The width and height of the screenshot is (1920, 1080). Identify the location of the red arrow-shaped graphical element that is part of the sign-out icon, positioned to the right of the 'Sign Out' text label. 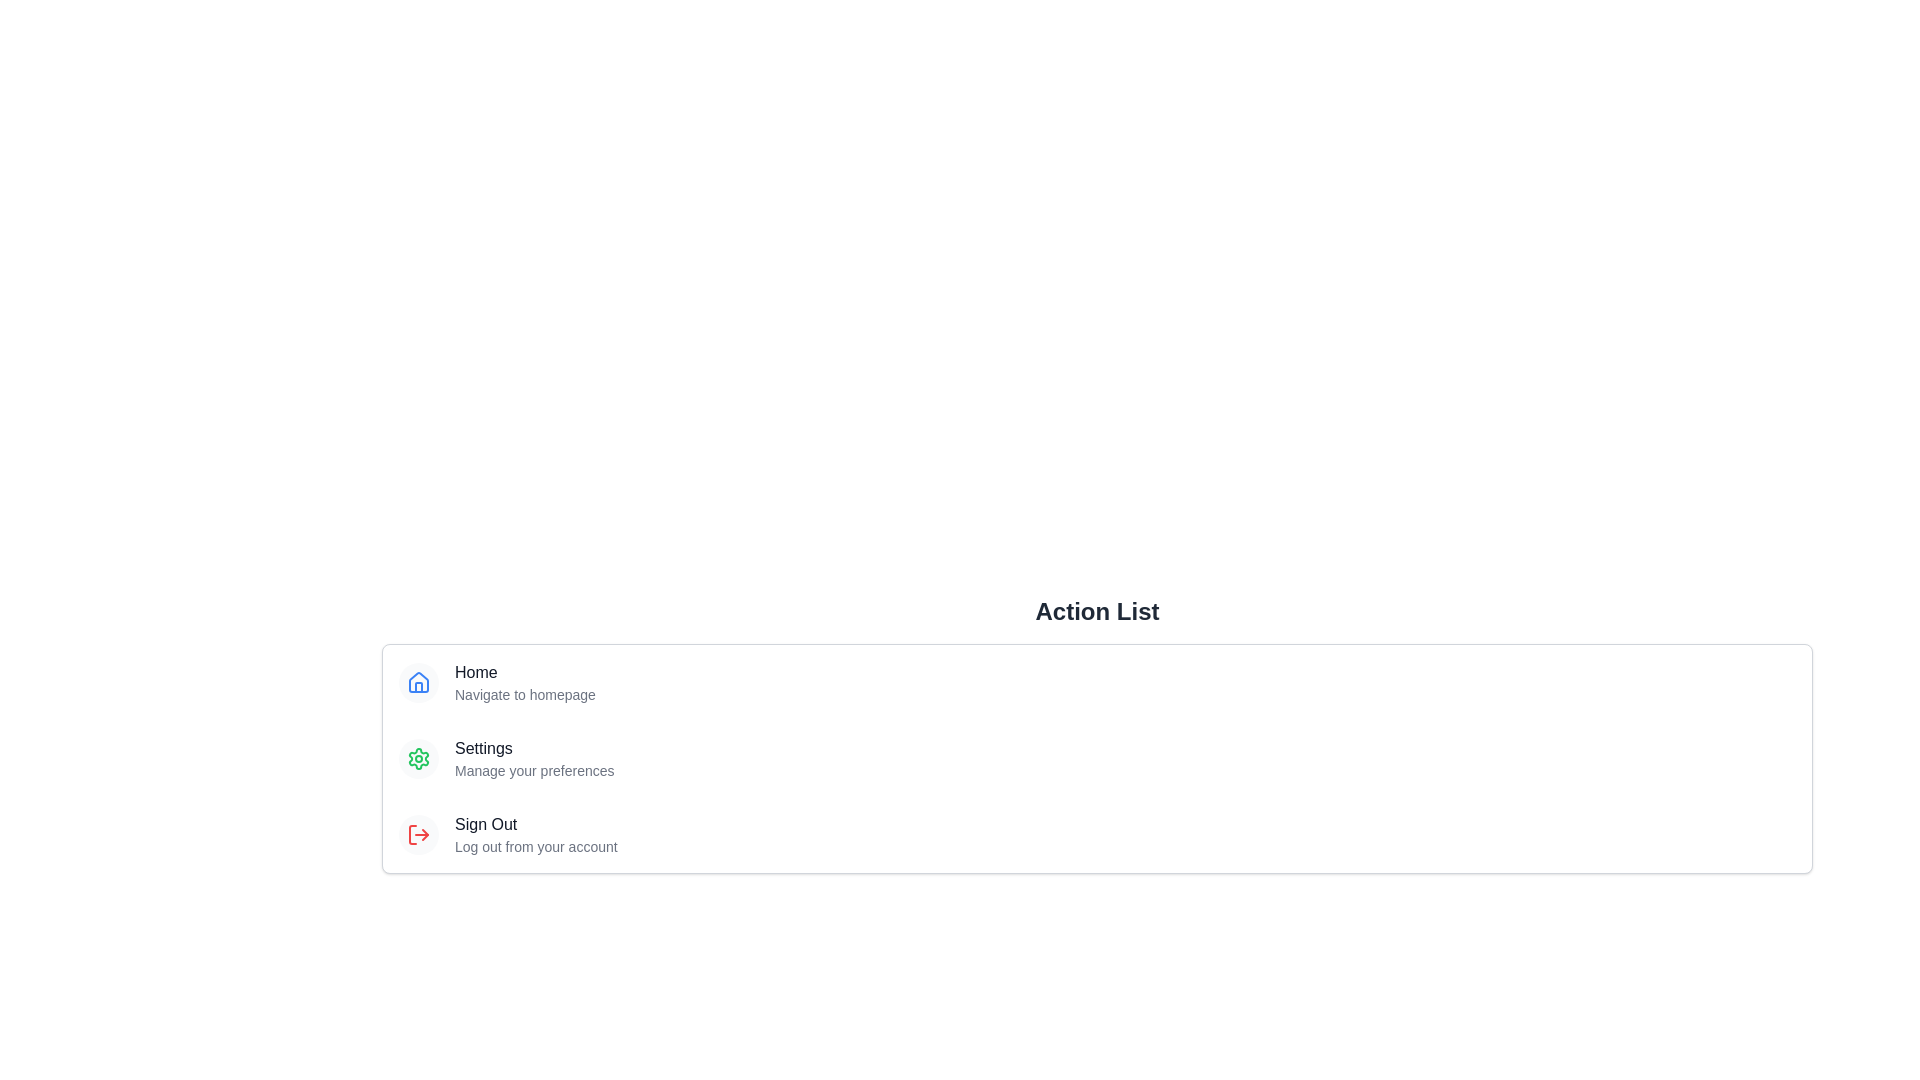
(424, 834).